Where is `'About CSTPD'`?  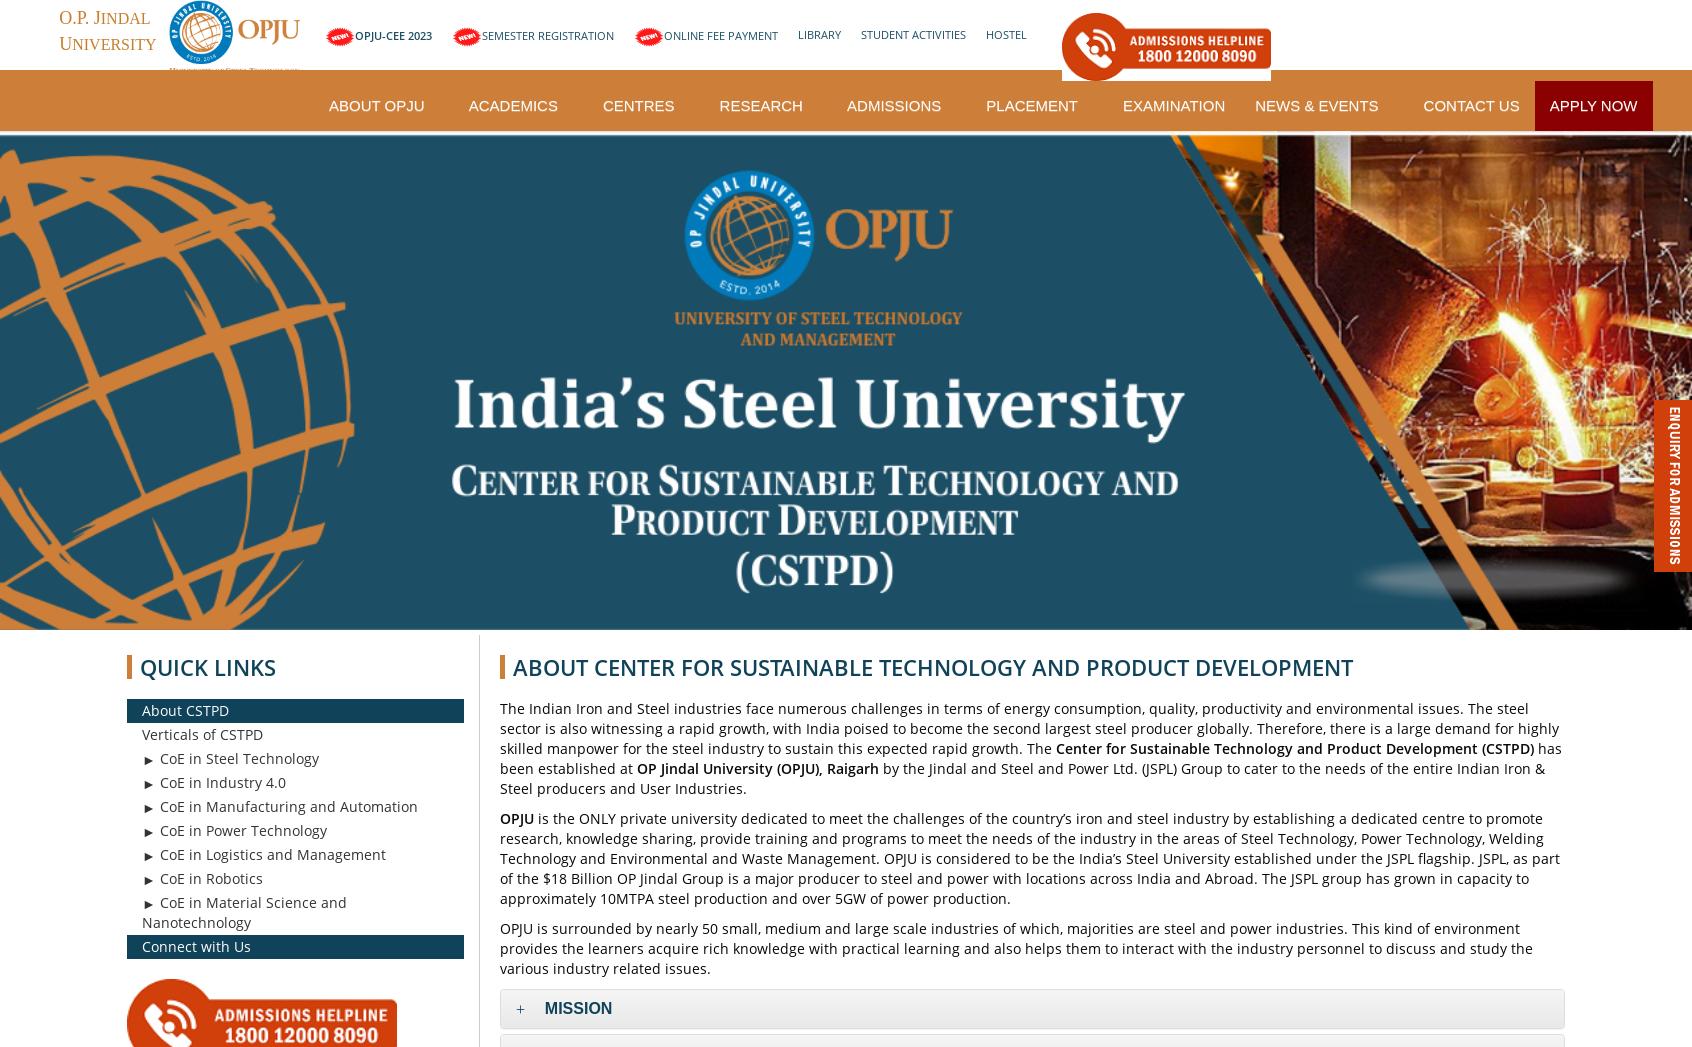
'About CSTPD' is located at coordinates (183, 709).